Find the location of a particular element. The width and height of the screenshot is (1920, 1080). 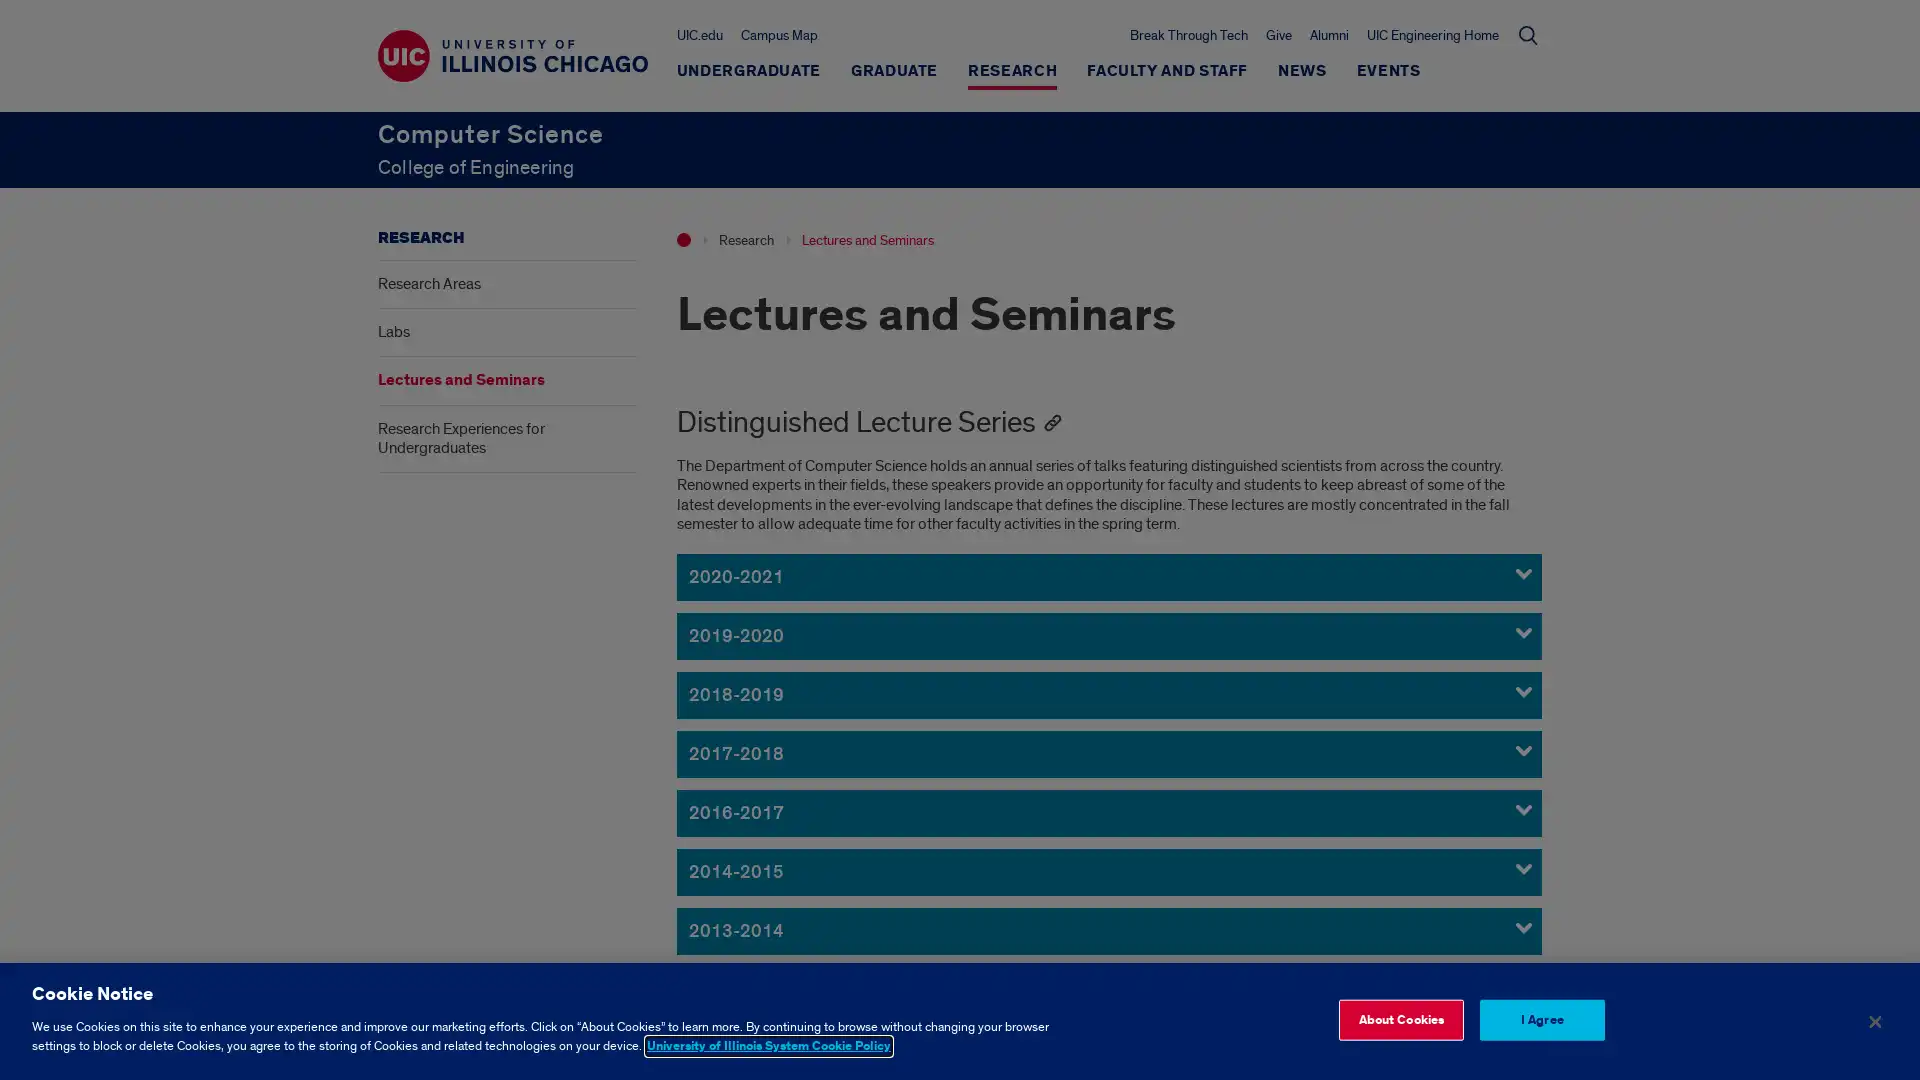

2020-2021 is located at coordinates (1107, 576).